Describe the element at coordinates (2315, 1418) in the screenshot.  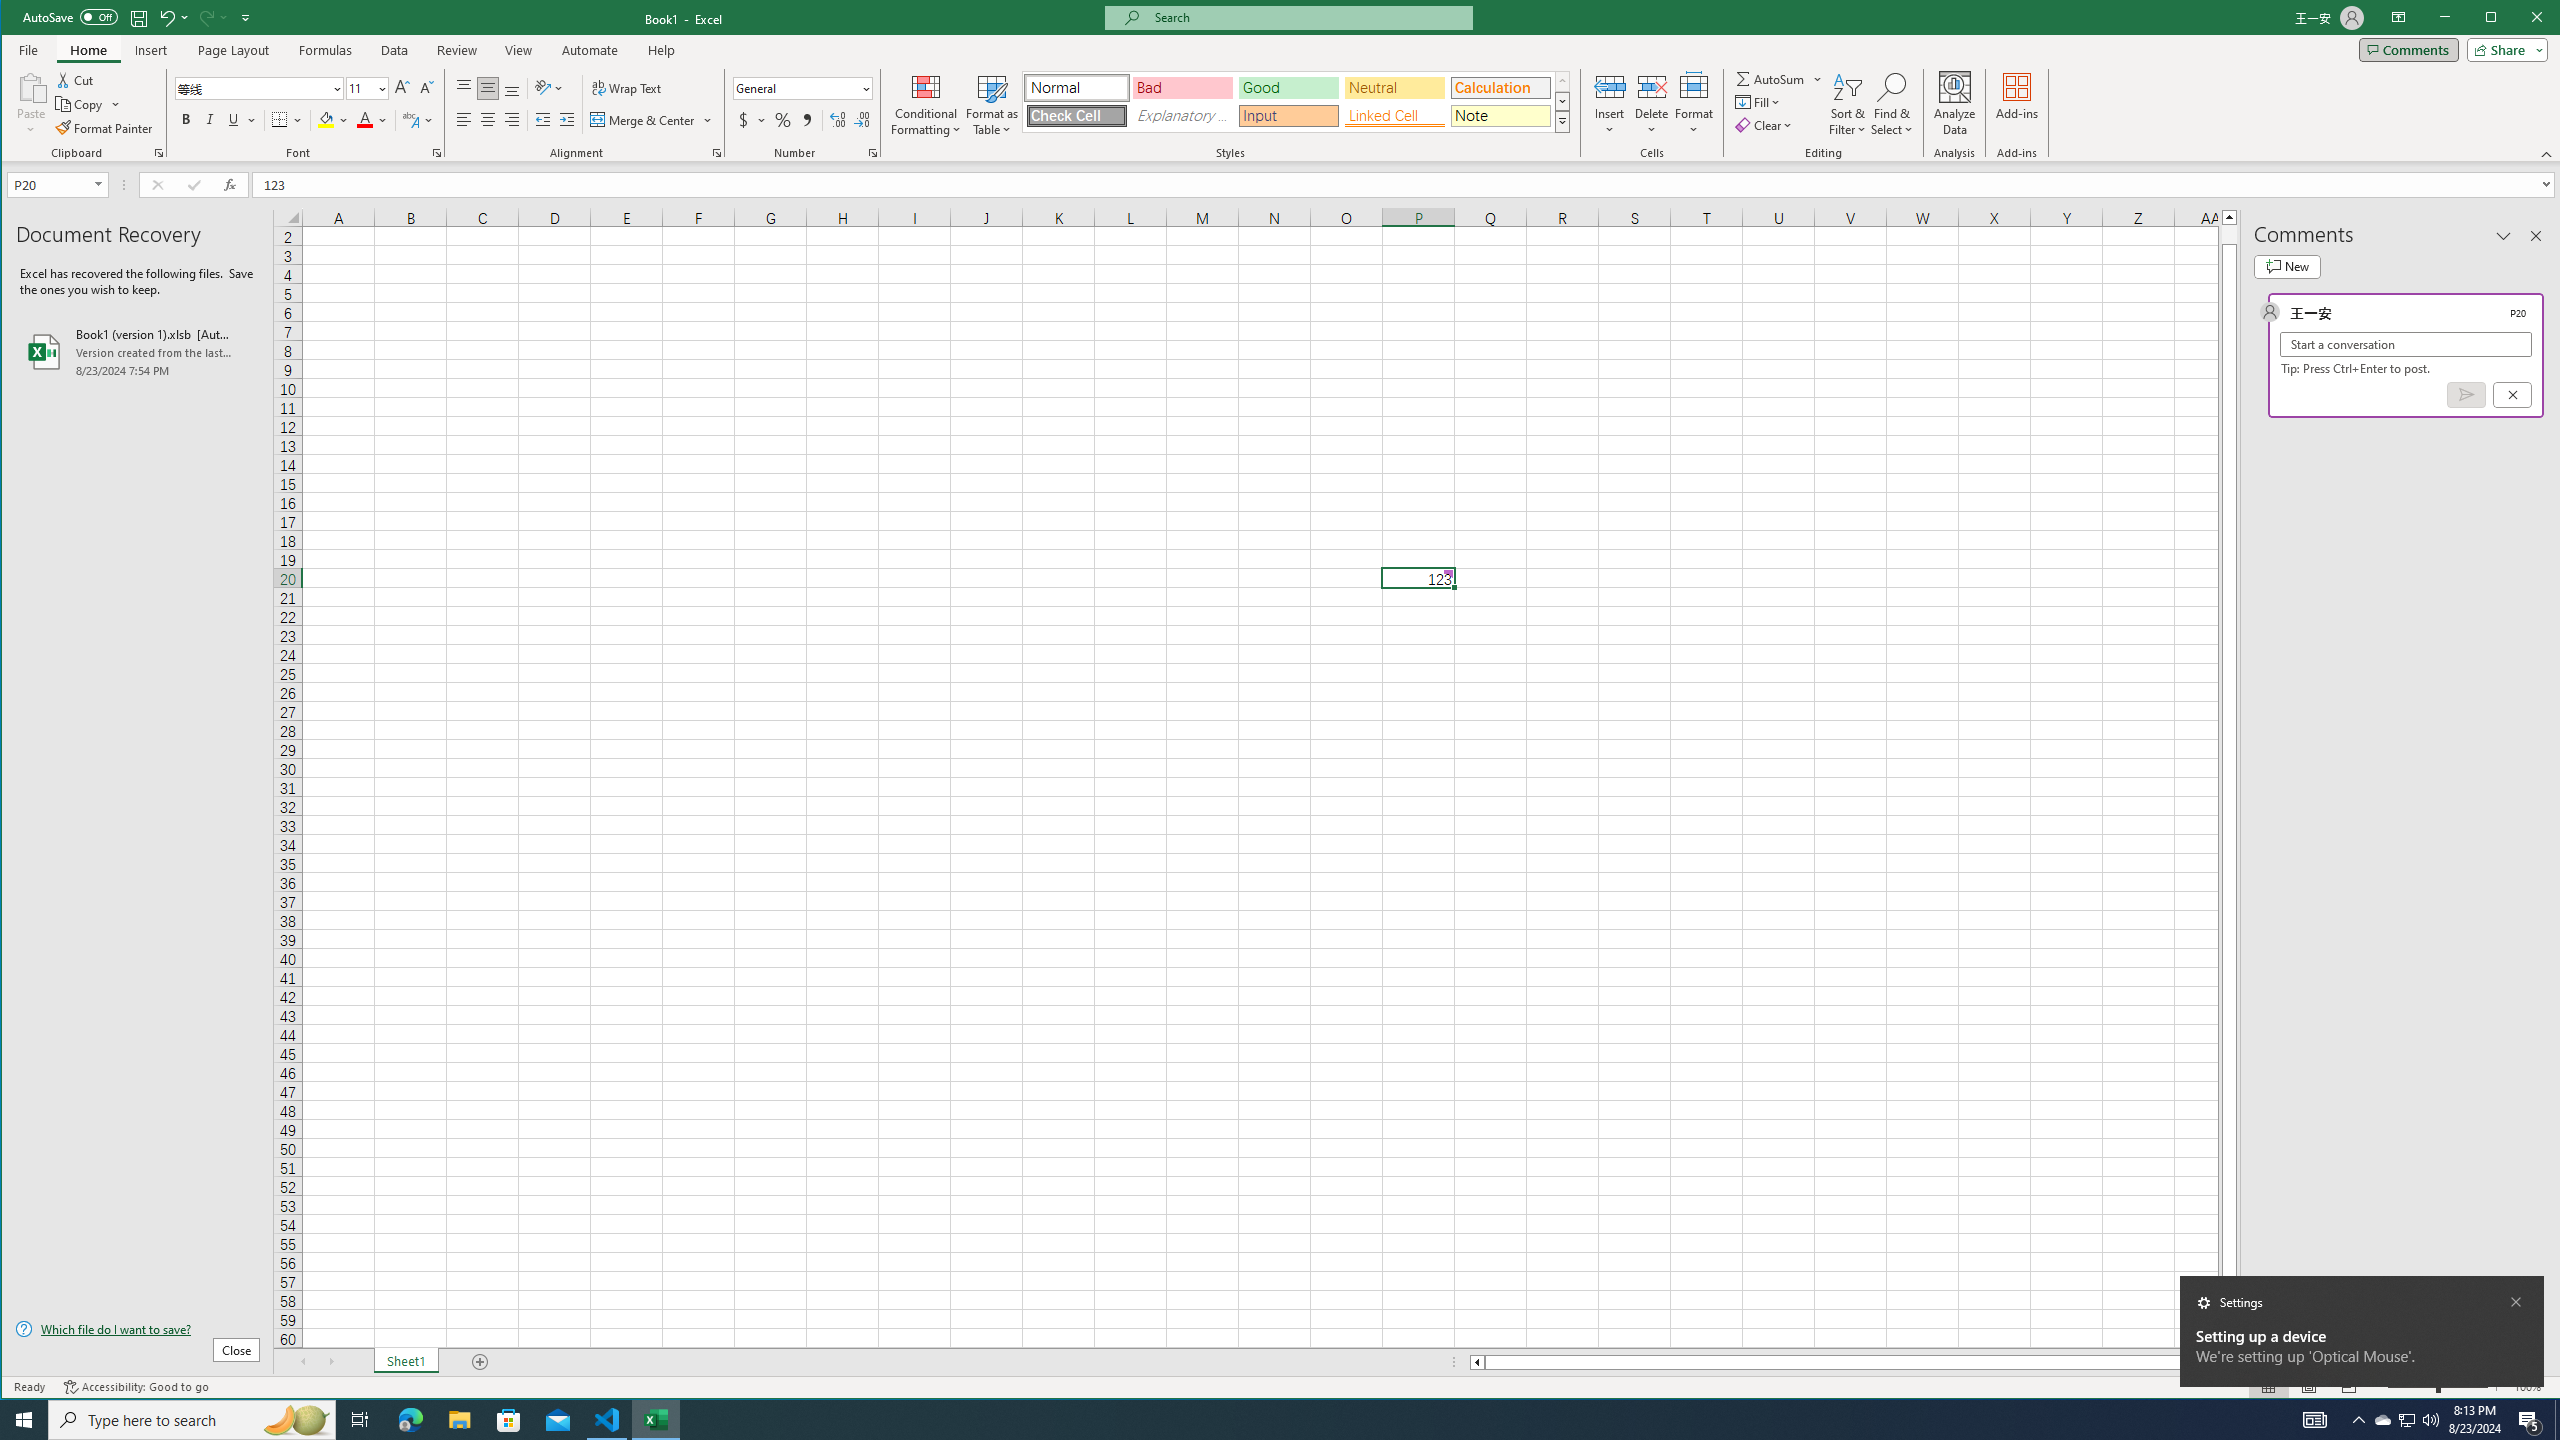
I see `'AutomationID: 4105'` at that location.